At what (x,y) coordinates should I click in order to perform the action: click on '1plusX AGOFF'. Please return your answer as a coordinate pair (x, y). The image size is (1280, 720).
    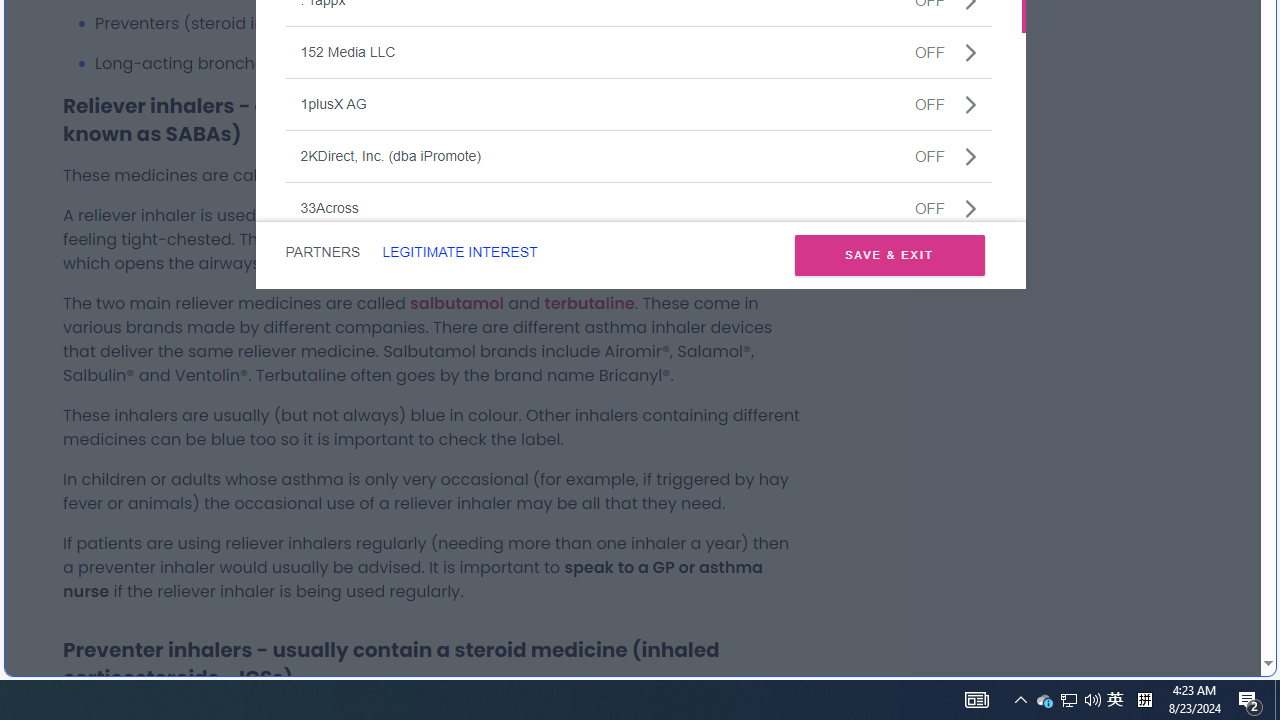
    Looking at the image, I should click on (637, 104).